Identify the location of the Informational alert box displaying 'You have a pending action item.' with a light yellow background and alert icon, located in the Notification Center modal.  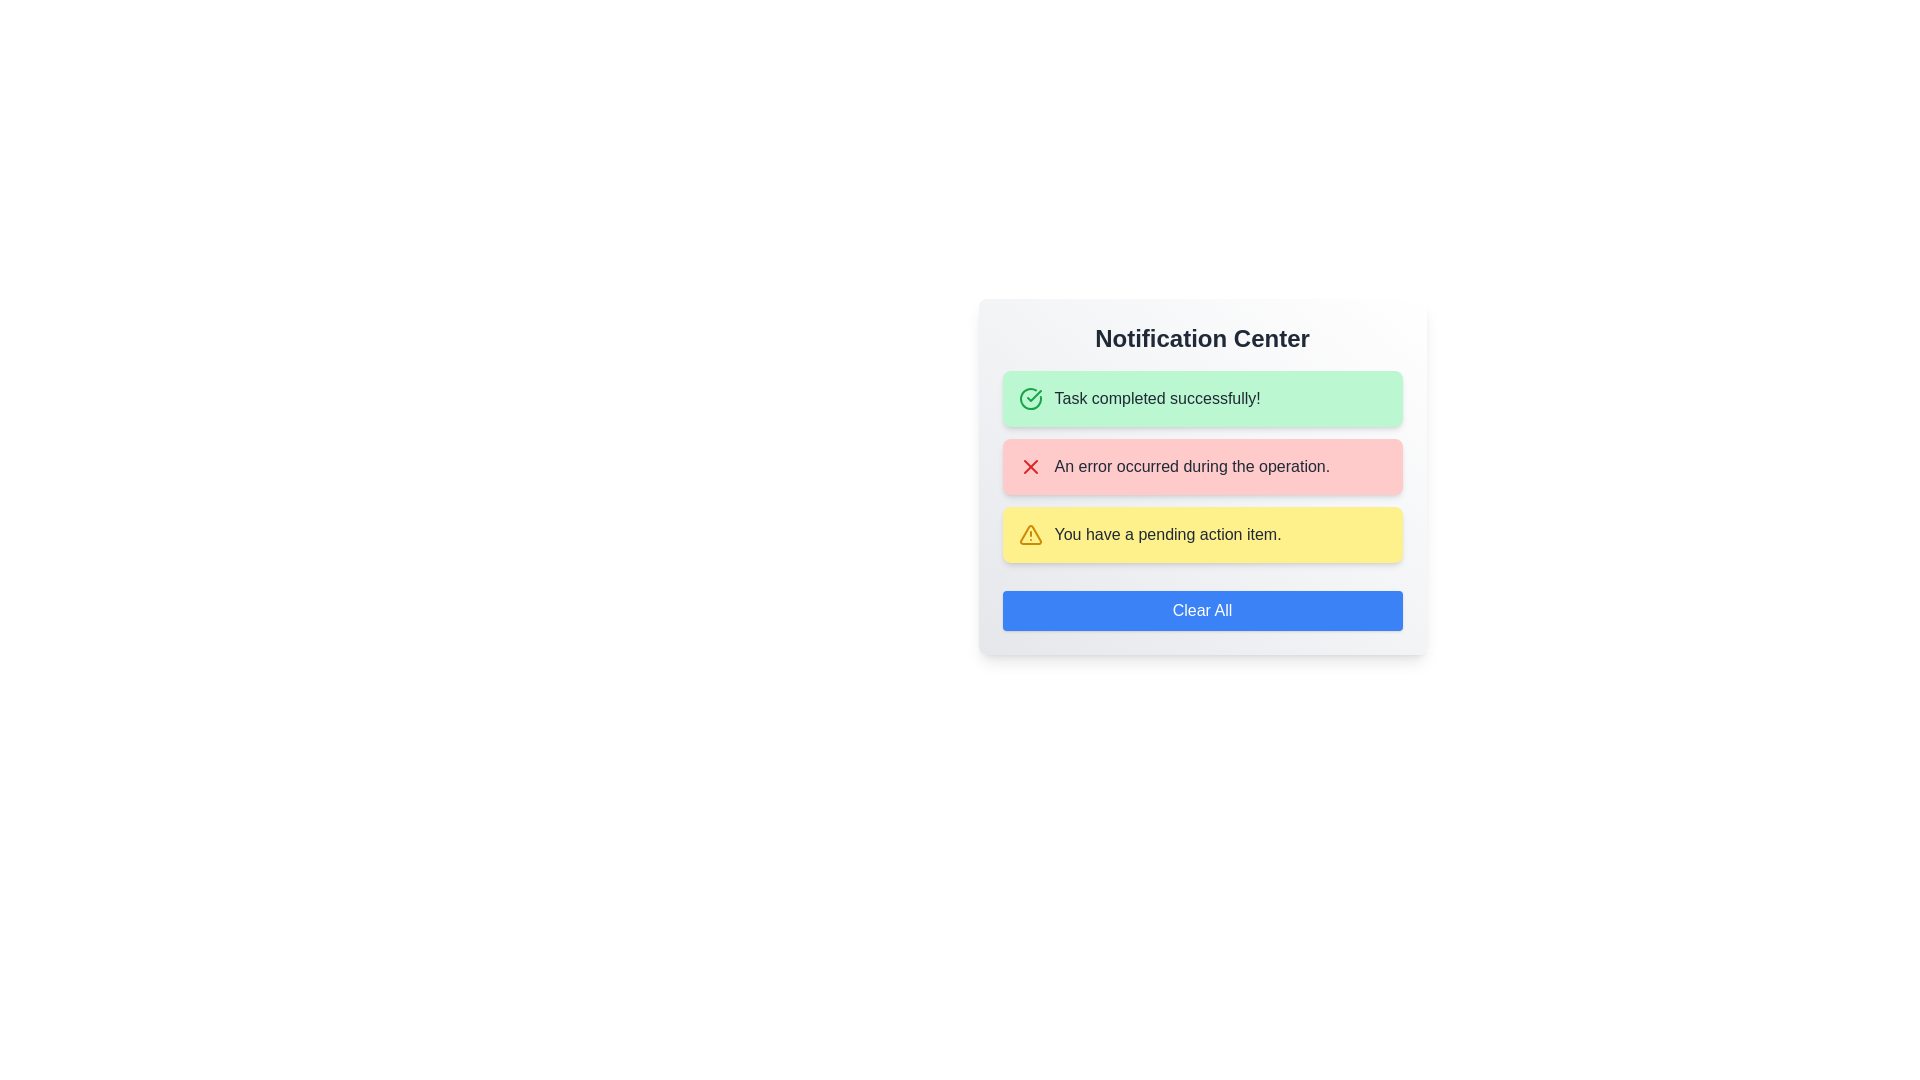
(1201, 534).